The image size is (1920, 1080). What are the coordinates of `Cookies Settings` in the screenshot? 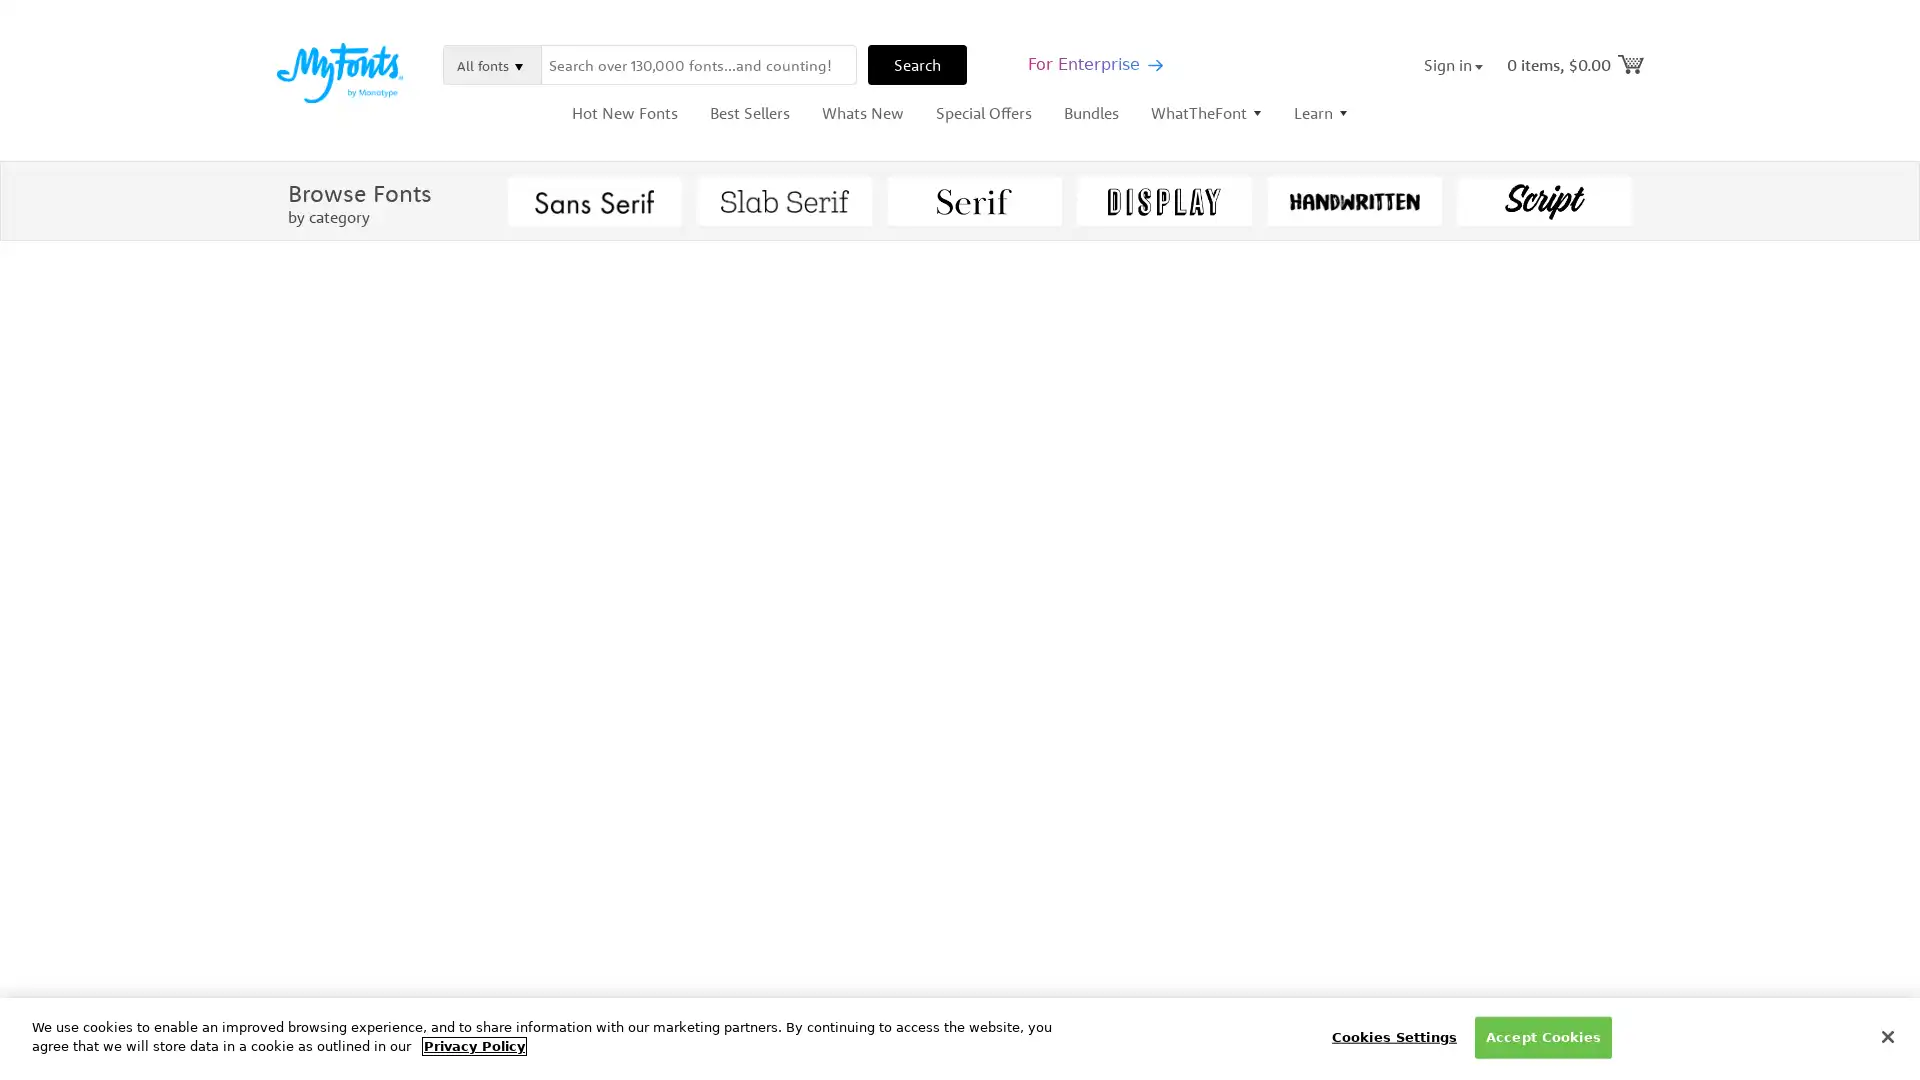 It's located at (1392, 1036).